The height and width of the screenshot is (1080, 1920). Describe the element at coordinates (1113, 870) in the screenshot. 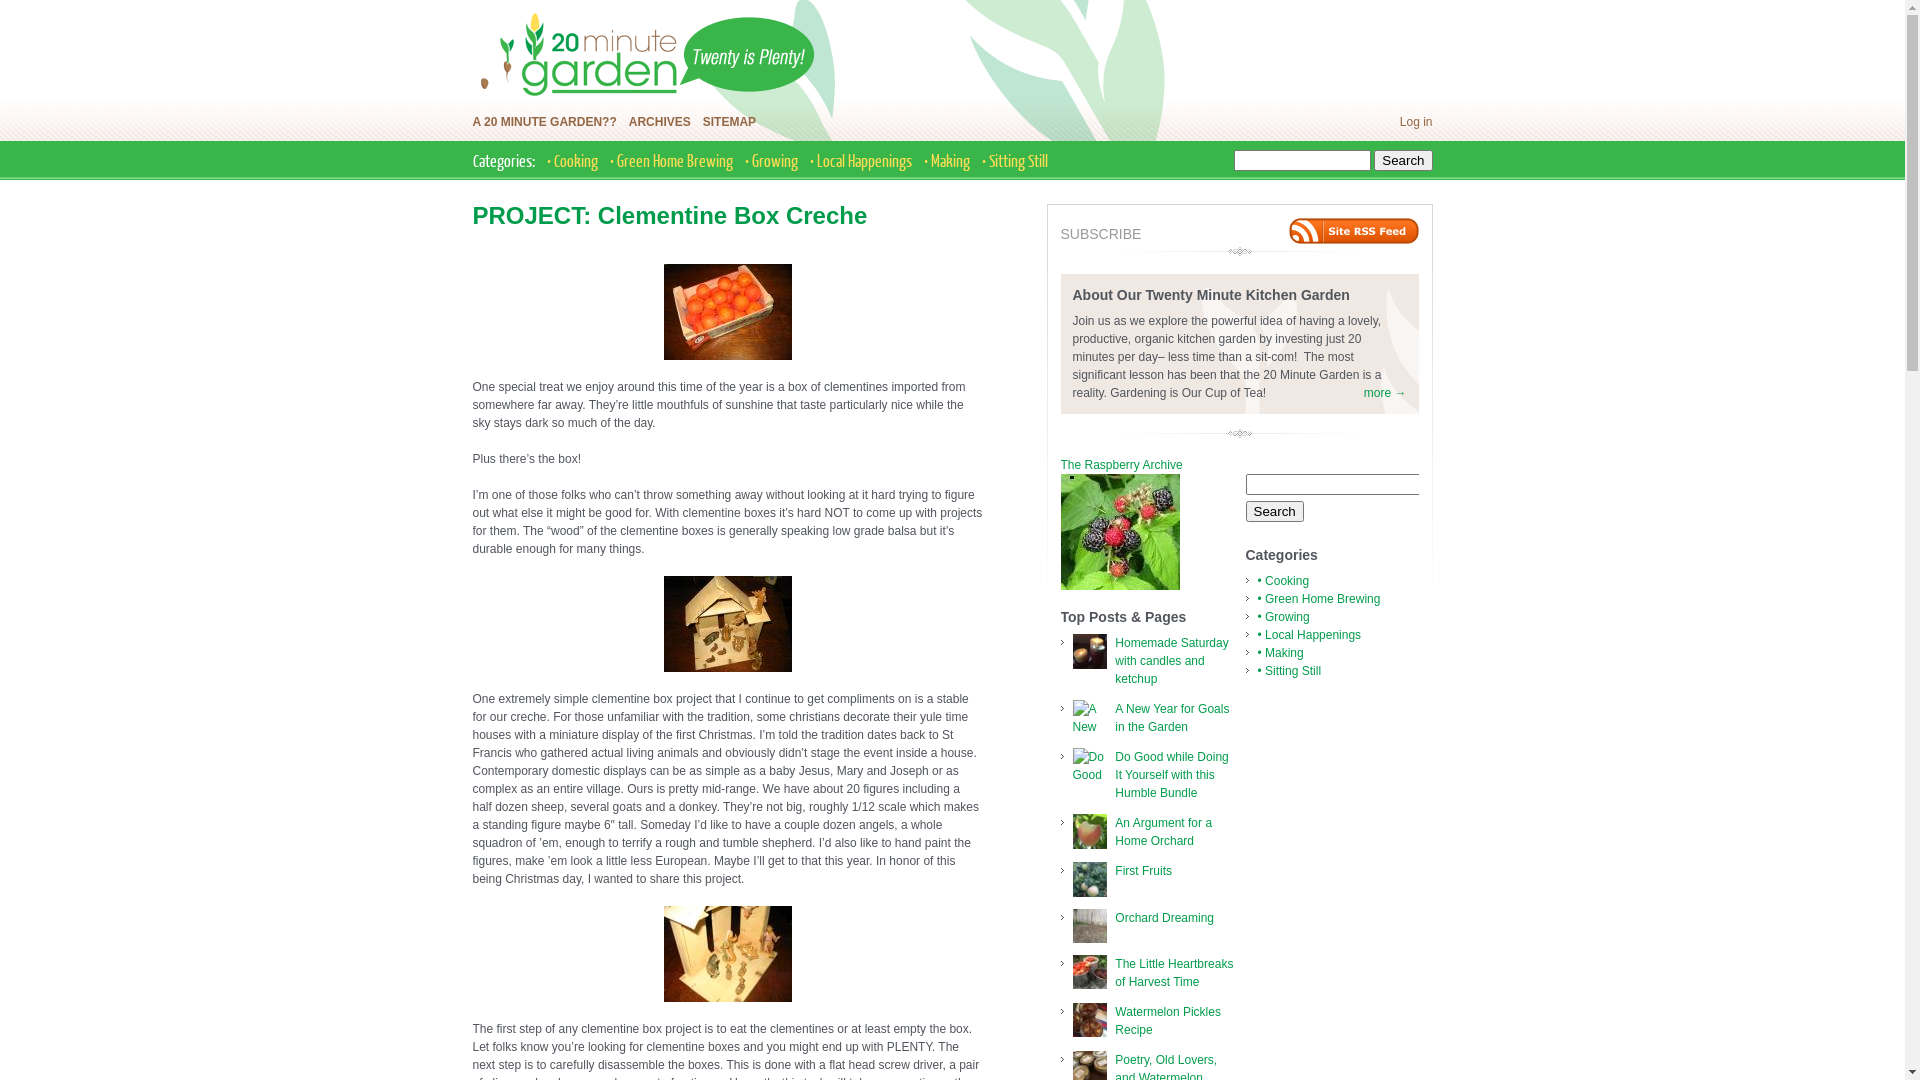

I see `'First Fruits'` at that location.